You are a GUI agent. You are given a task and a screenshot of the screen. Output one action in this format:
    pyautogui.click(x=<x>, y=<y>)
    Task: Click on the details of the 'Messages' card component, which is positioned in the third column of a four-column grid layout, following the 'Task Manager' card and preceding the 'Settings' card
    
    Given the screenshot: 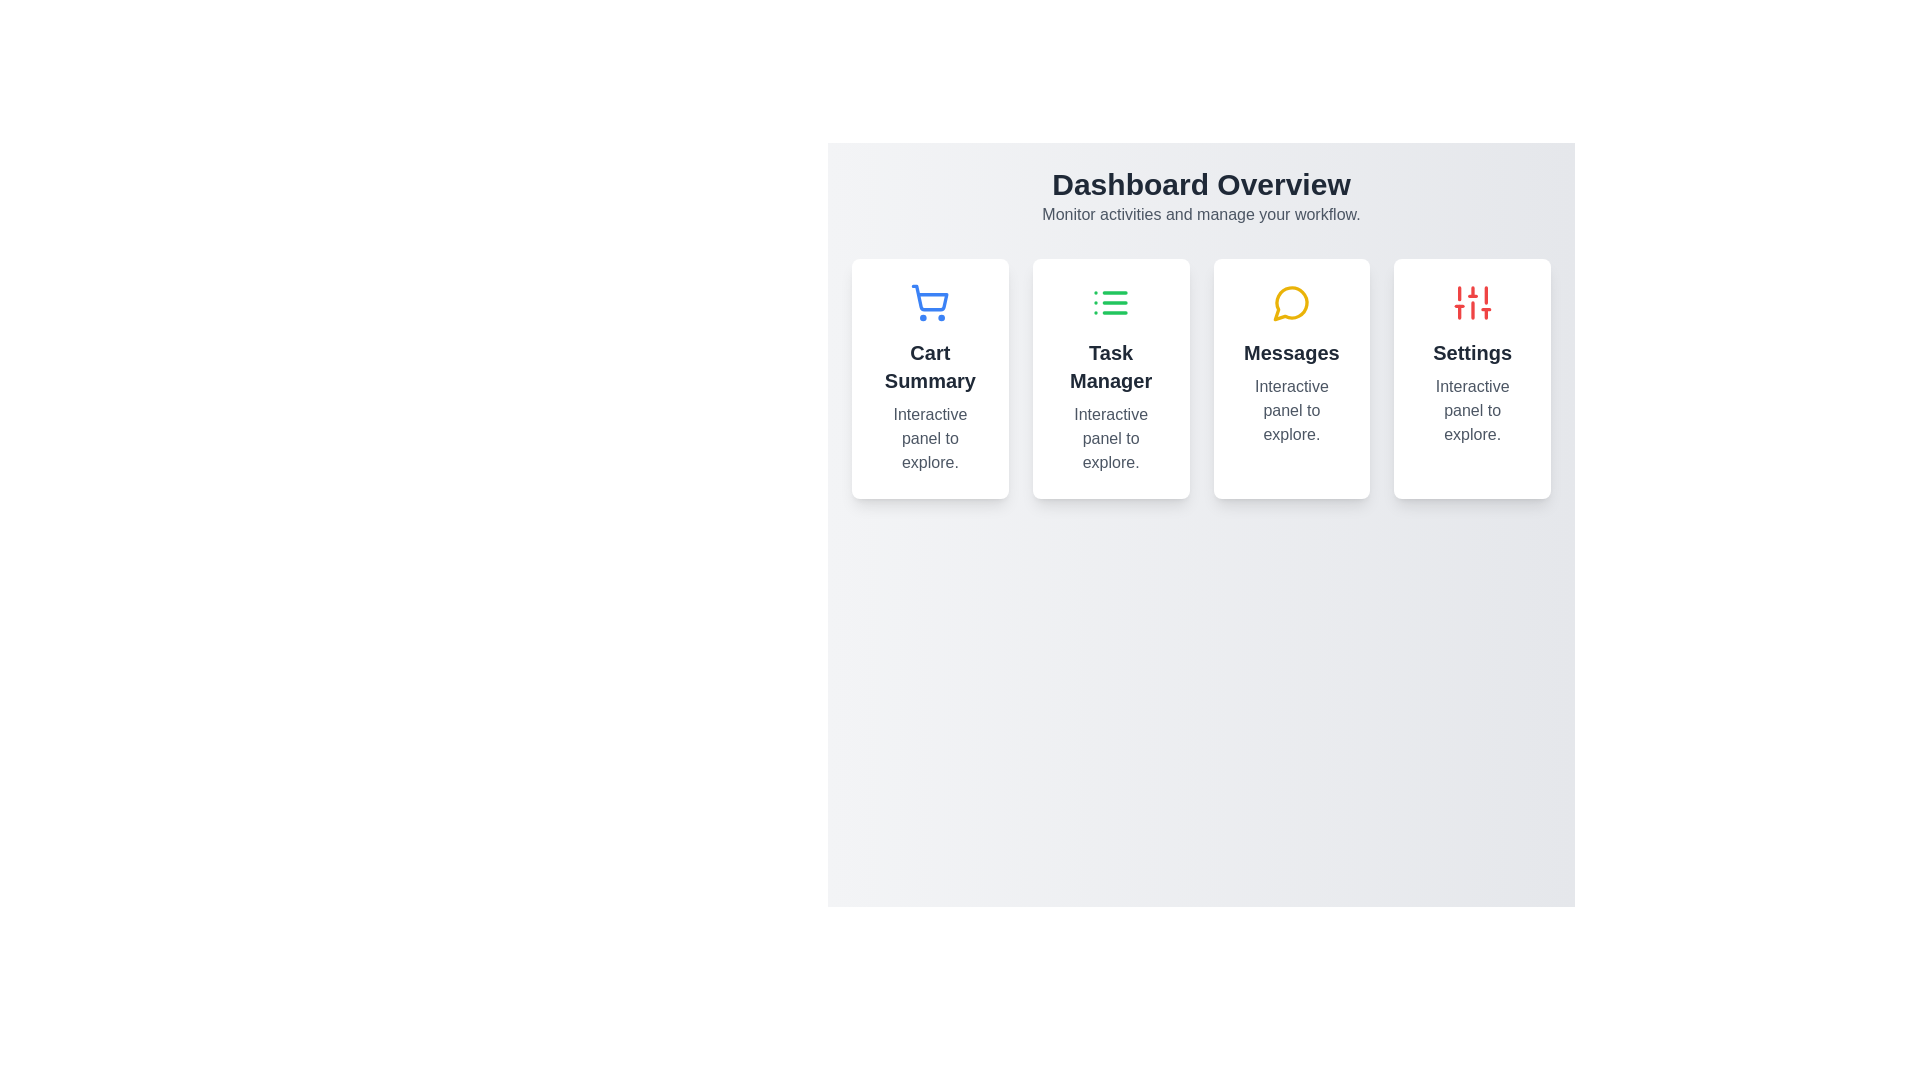 What is the action you would take?
    pyautogui.click(x=1291, y=378)
    